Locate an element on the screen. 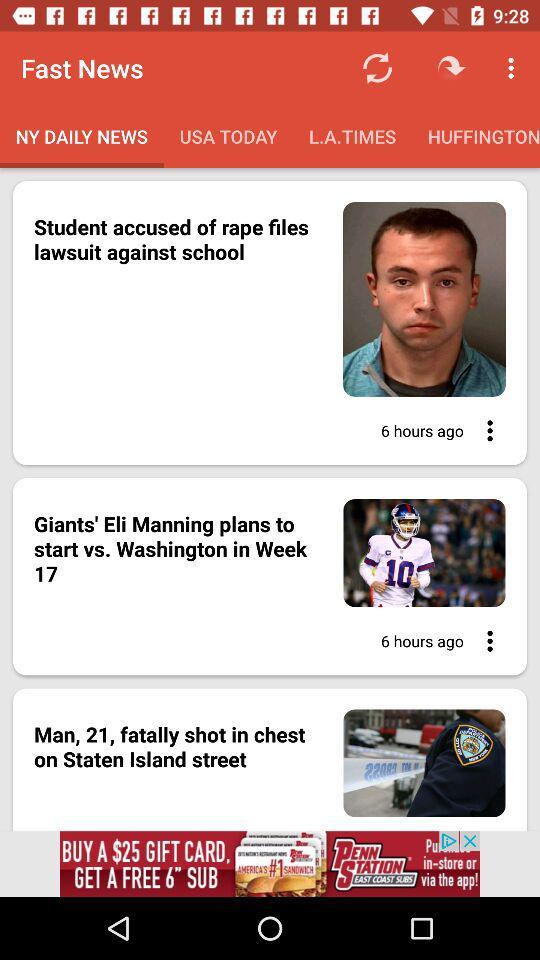 The image size is (540, 960). share this story is located at coordinates (483, 640).